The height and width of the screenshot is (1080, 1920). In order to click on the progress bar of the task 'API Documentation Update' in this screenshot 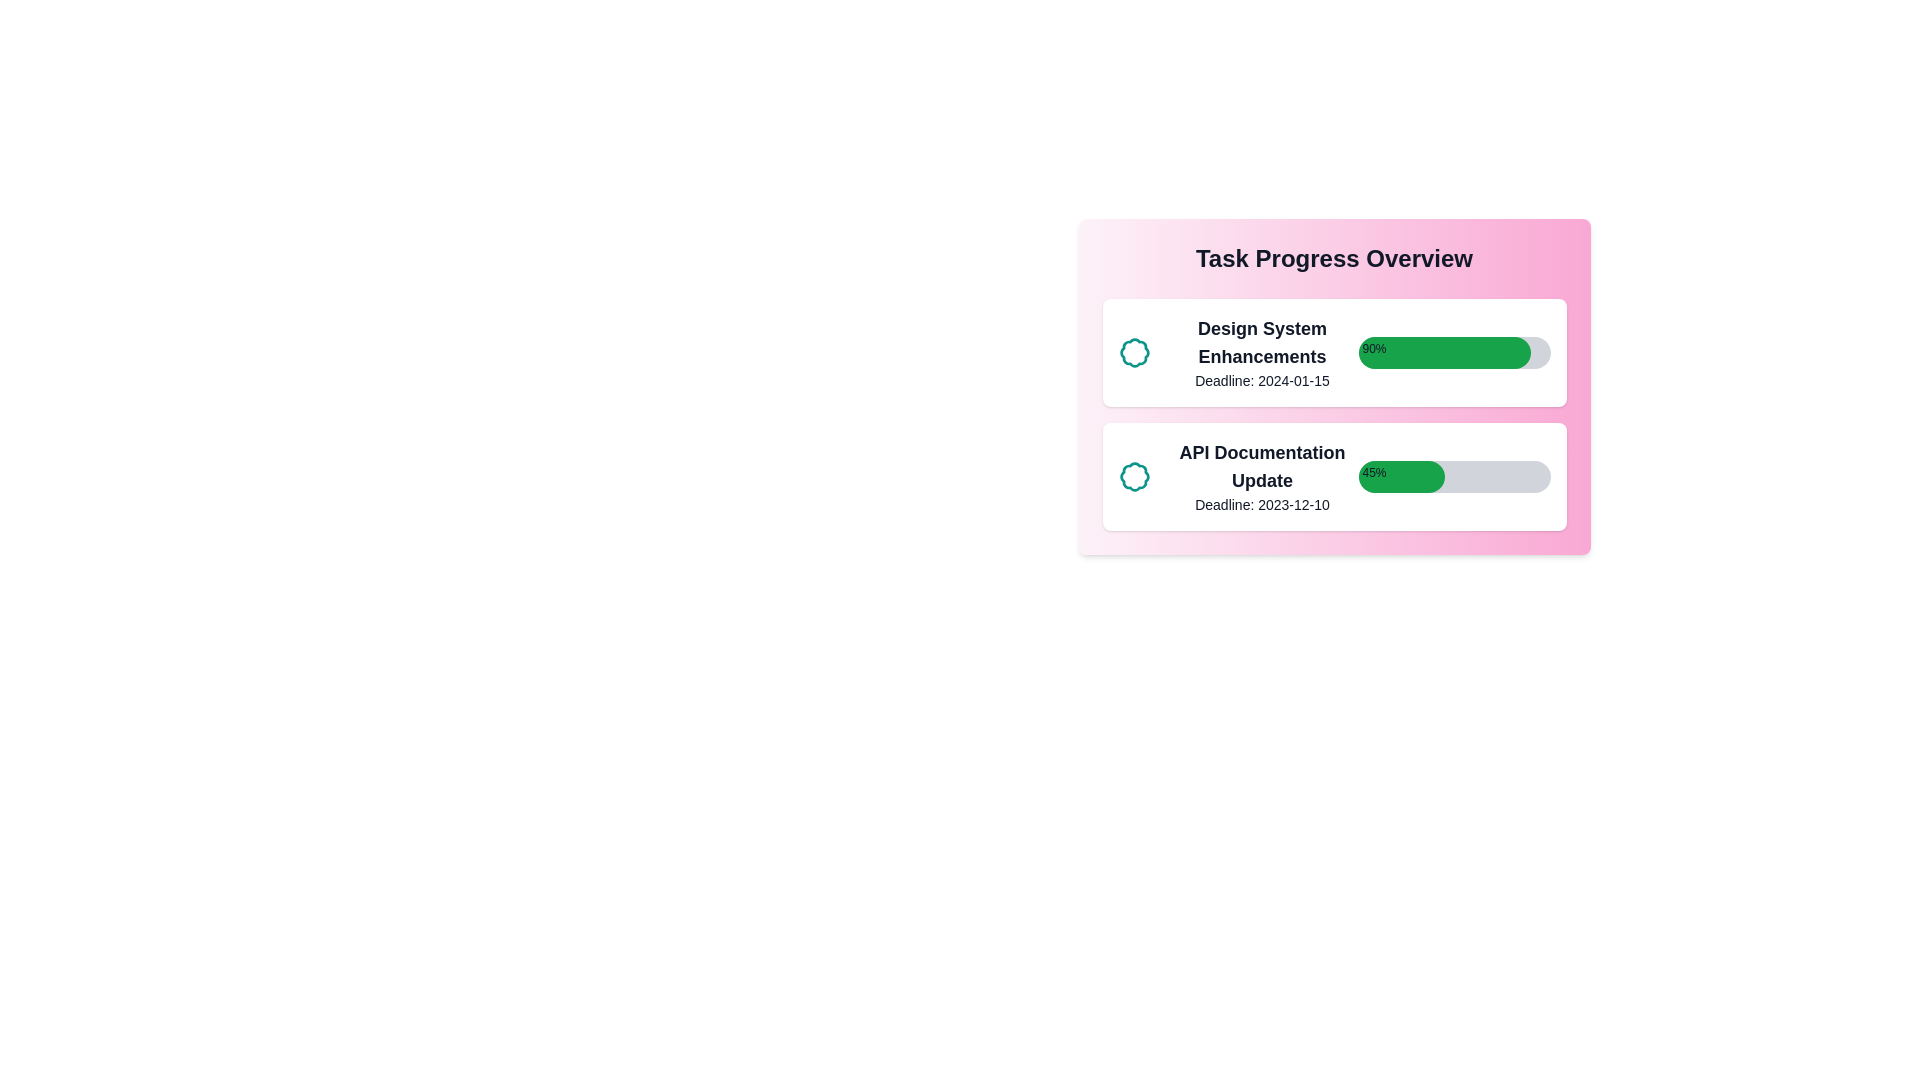, I will do `click(1454, 477)`.